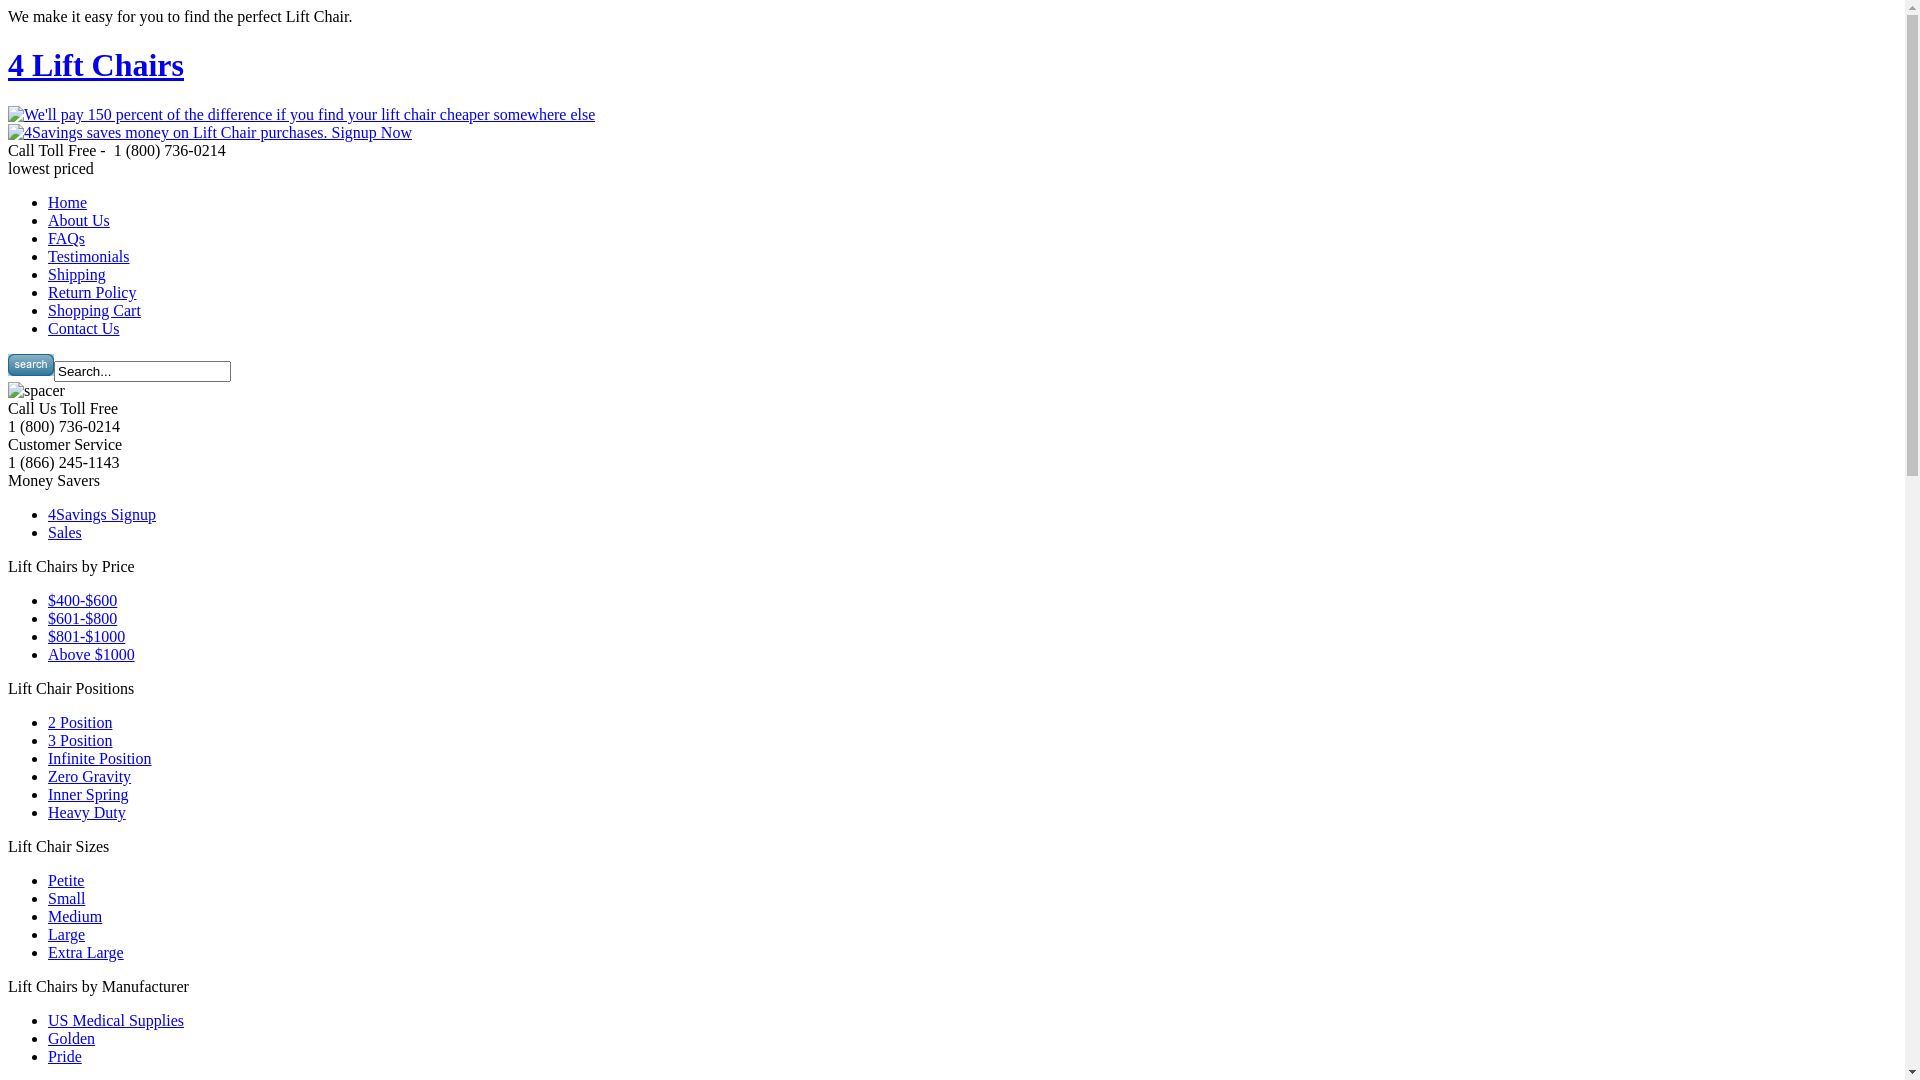 The height and width of the screenshot is (1080, 1920). I want to click on '4Savings Signup', so click(100, 513).